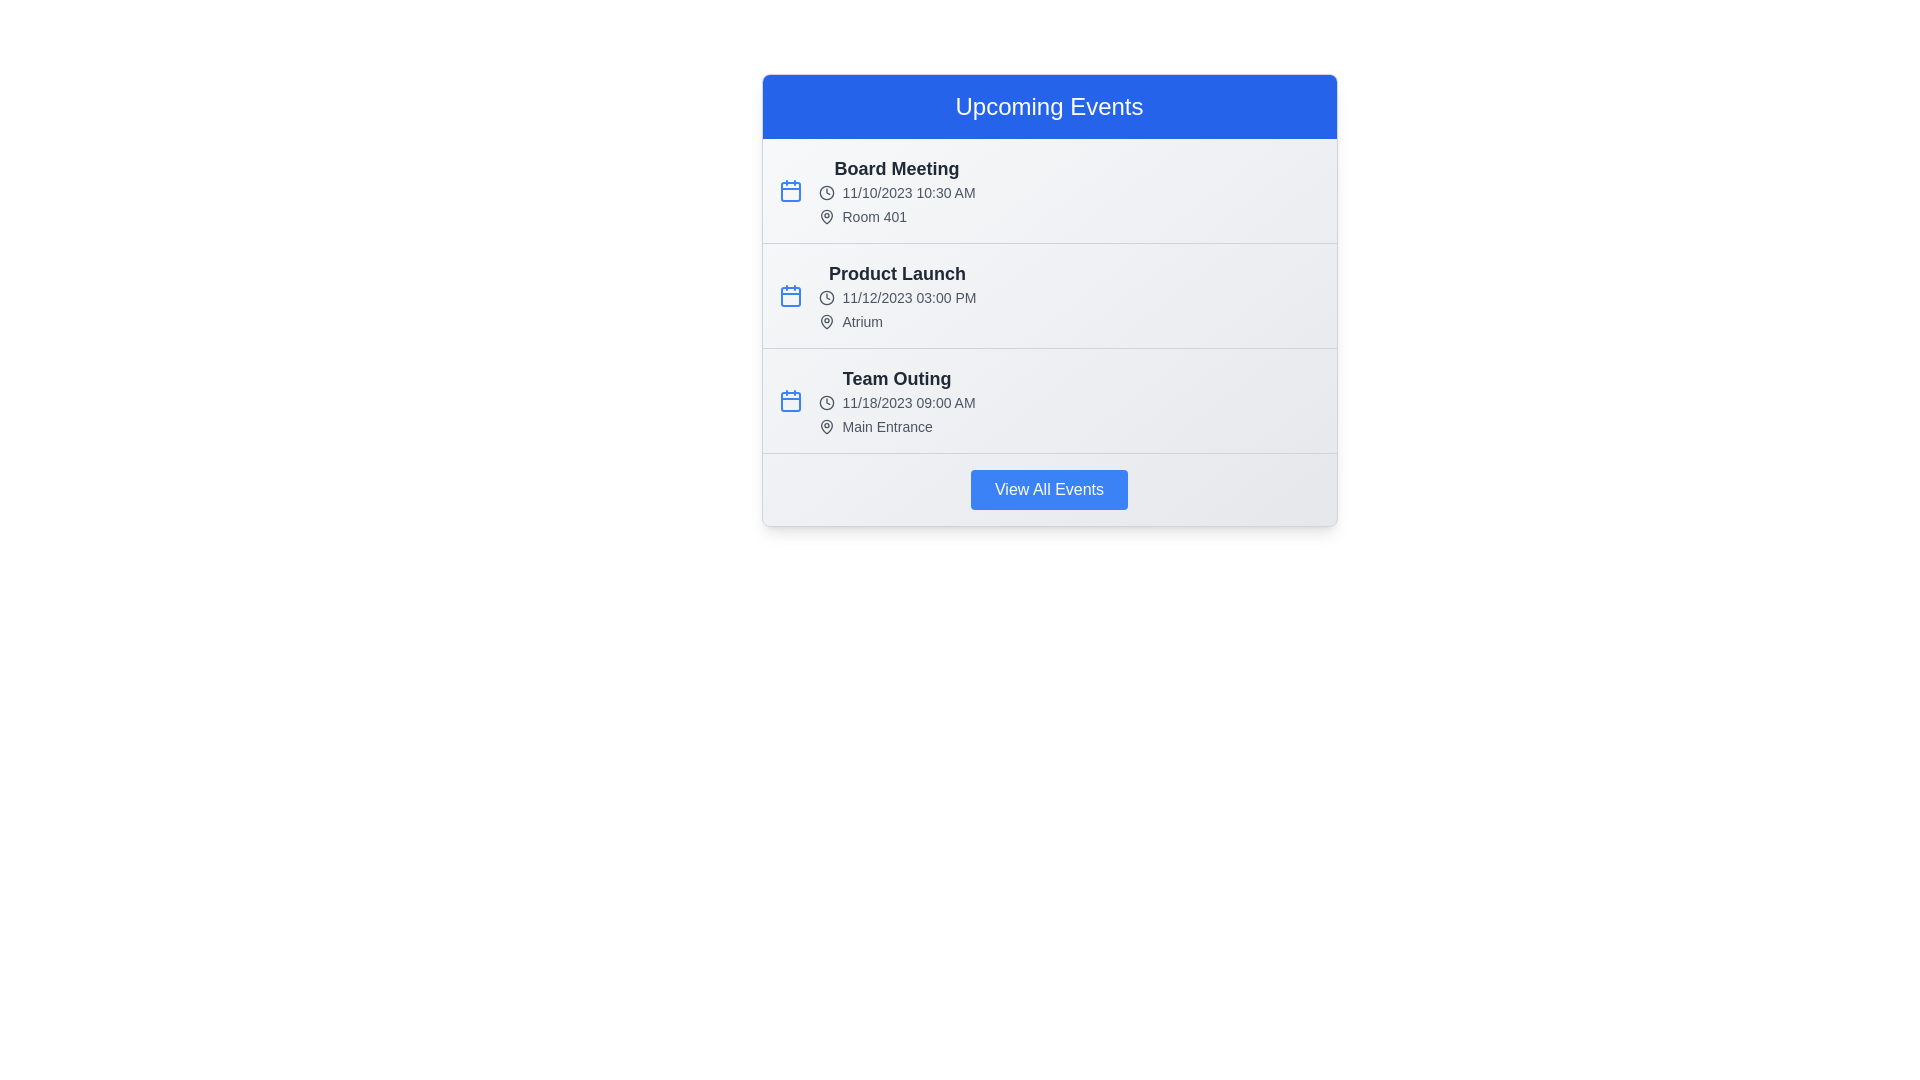 The image size is (1920, 1080). What do you see at coordinates (896, 297) in the screenshot?
I see `the clock icon next to the timestamp '11/12/2023 03:00 PM' to visually indicate the time` at bounding box center [896, 297].